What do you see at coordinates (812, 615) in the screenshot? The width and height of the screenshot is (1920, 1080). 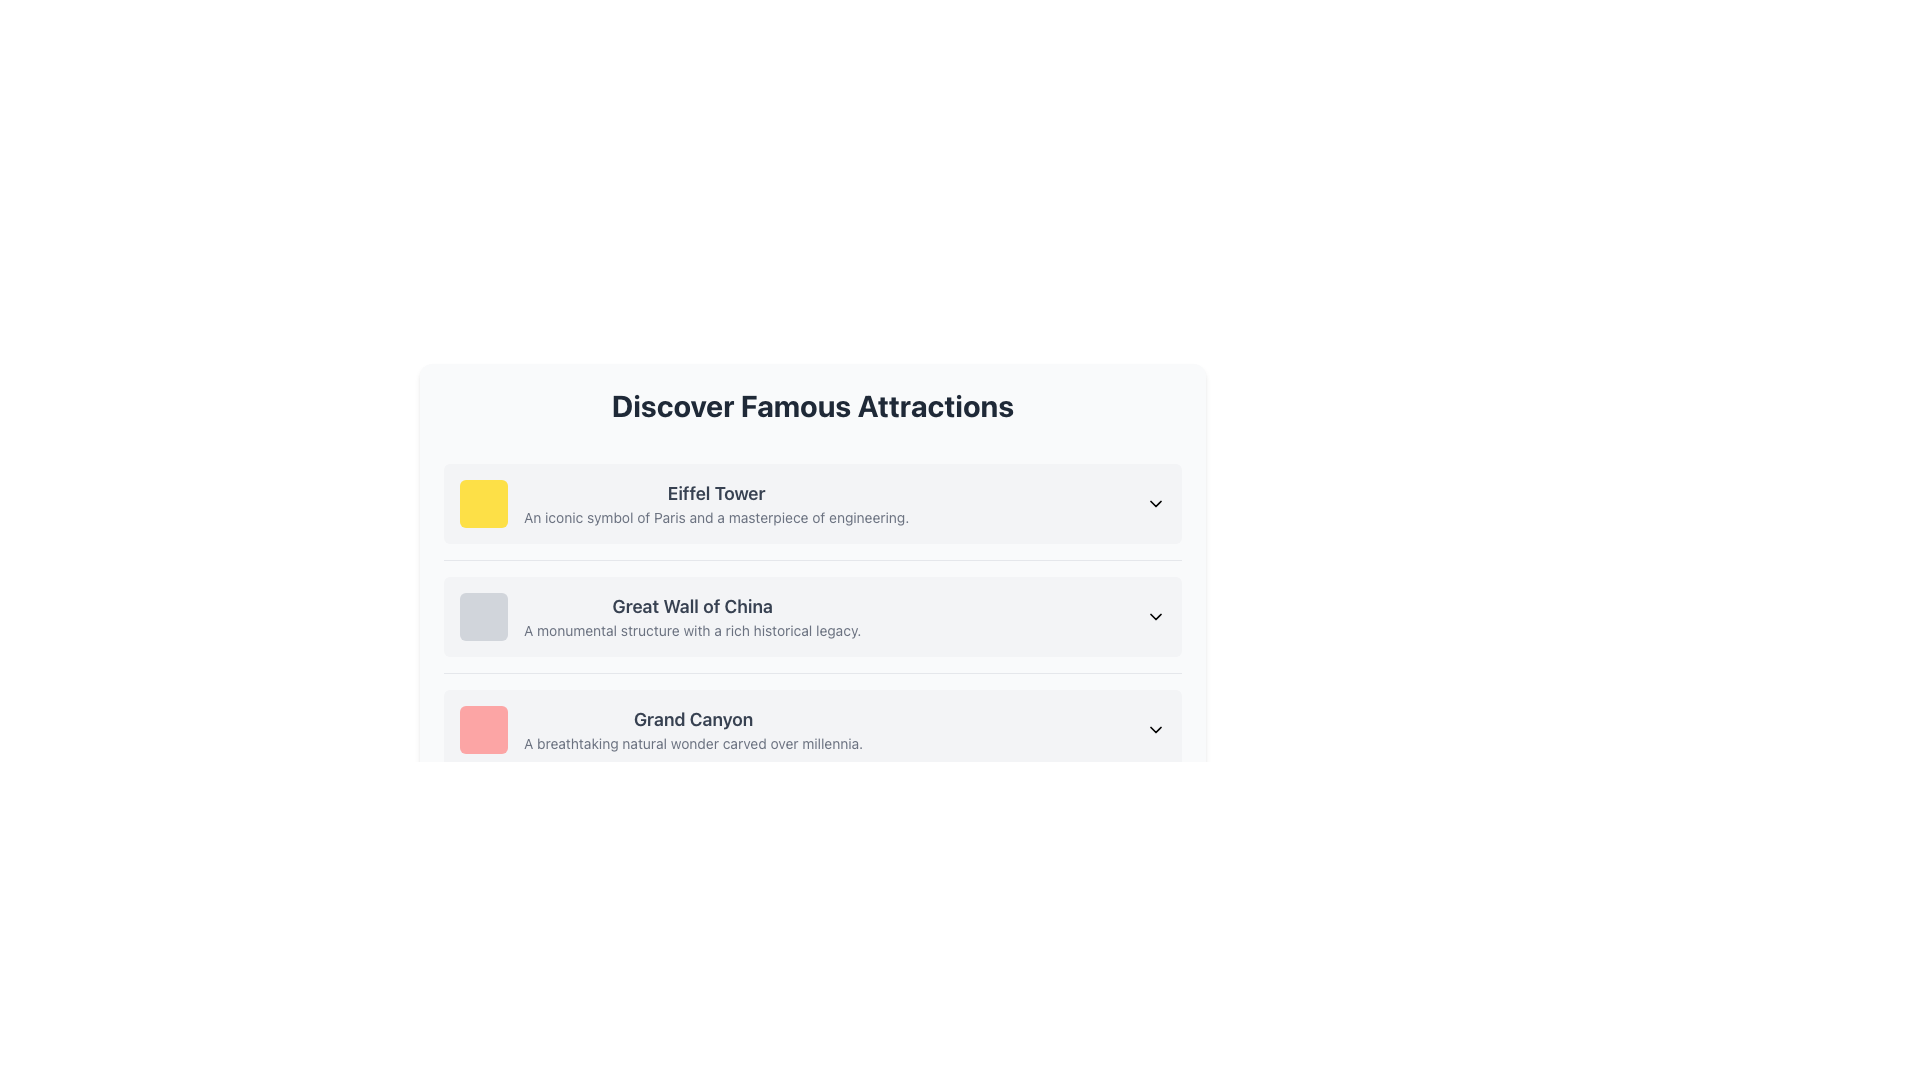 I see `the collapsible/expandable list item representing the 'Great Wall of China'` at bounding box center [812, 615].